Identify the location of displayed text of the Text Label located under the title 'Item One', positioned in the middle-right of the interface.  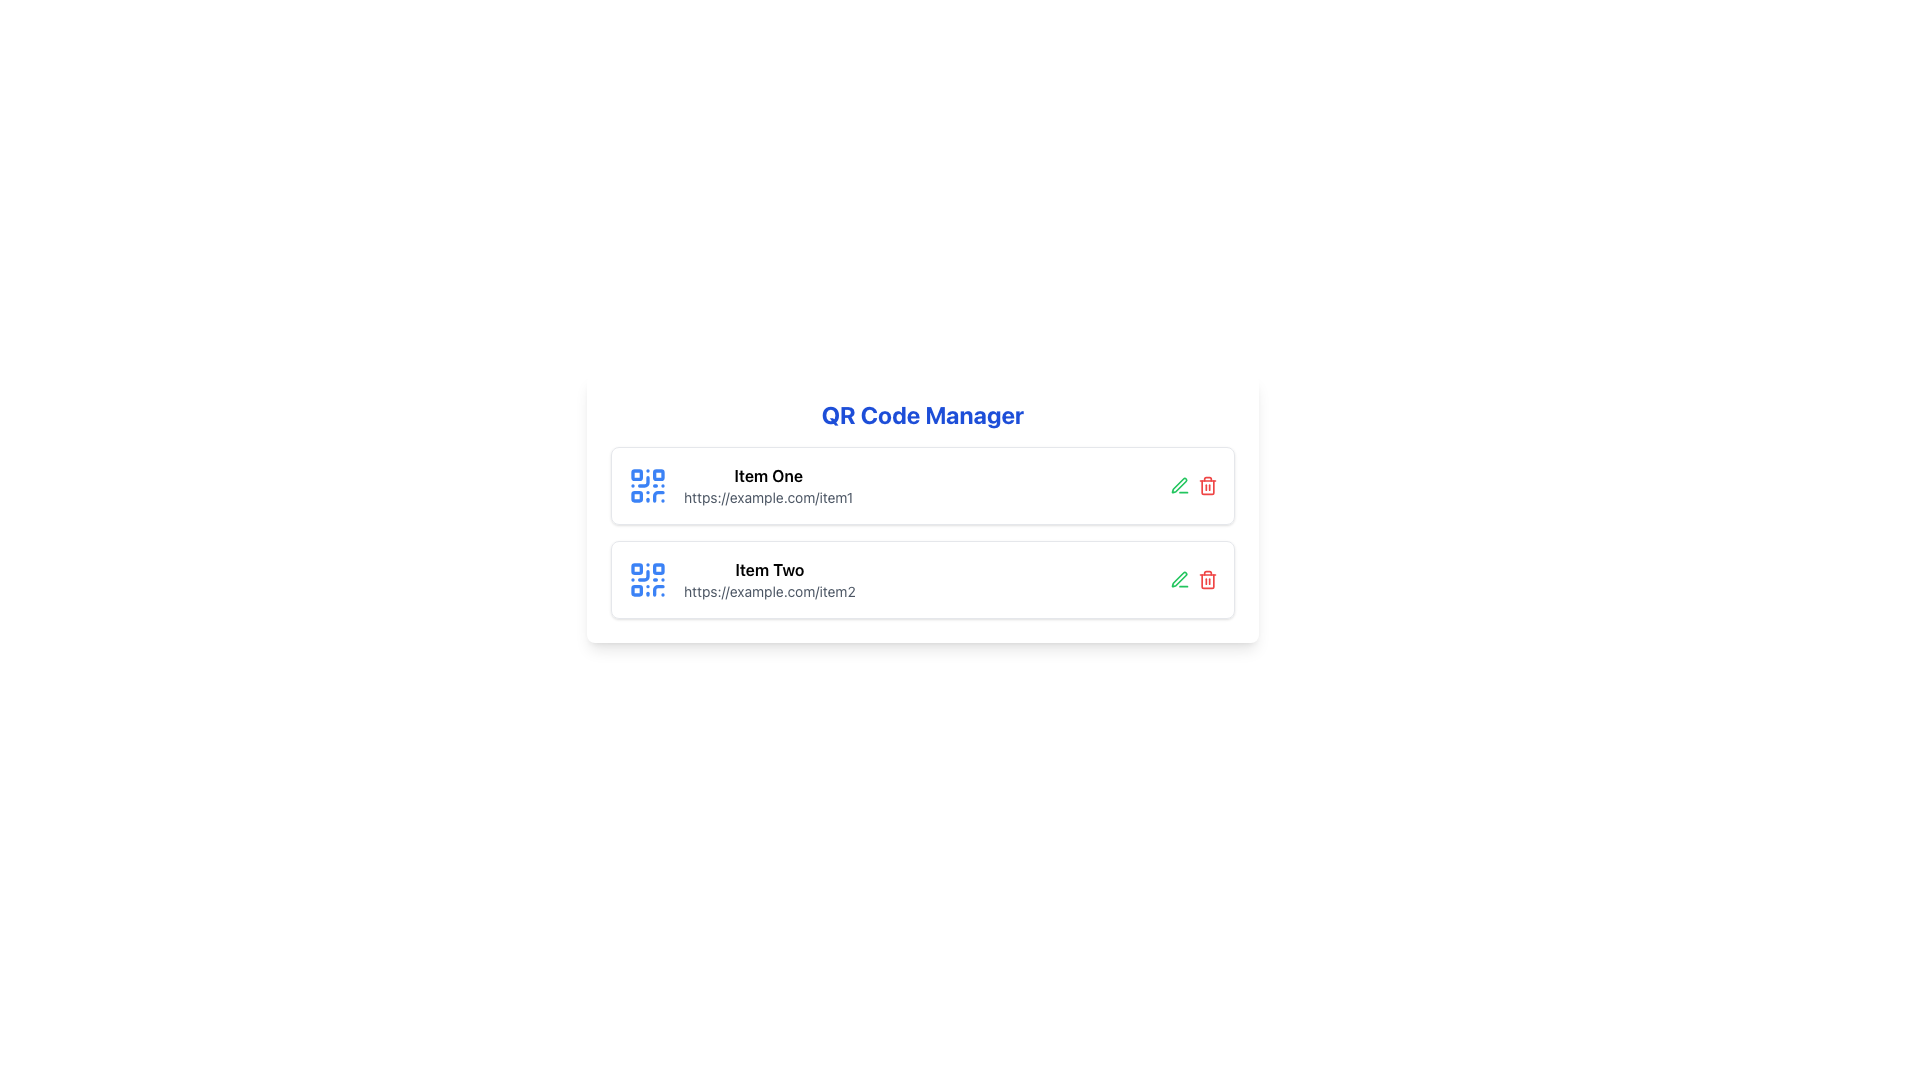
(767, 496).